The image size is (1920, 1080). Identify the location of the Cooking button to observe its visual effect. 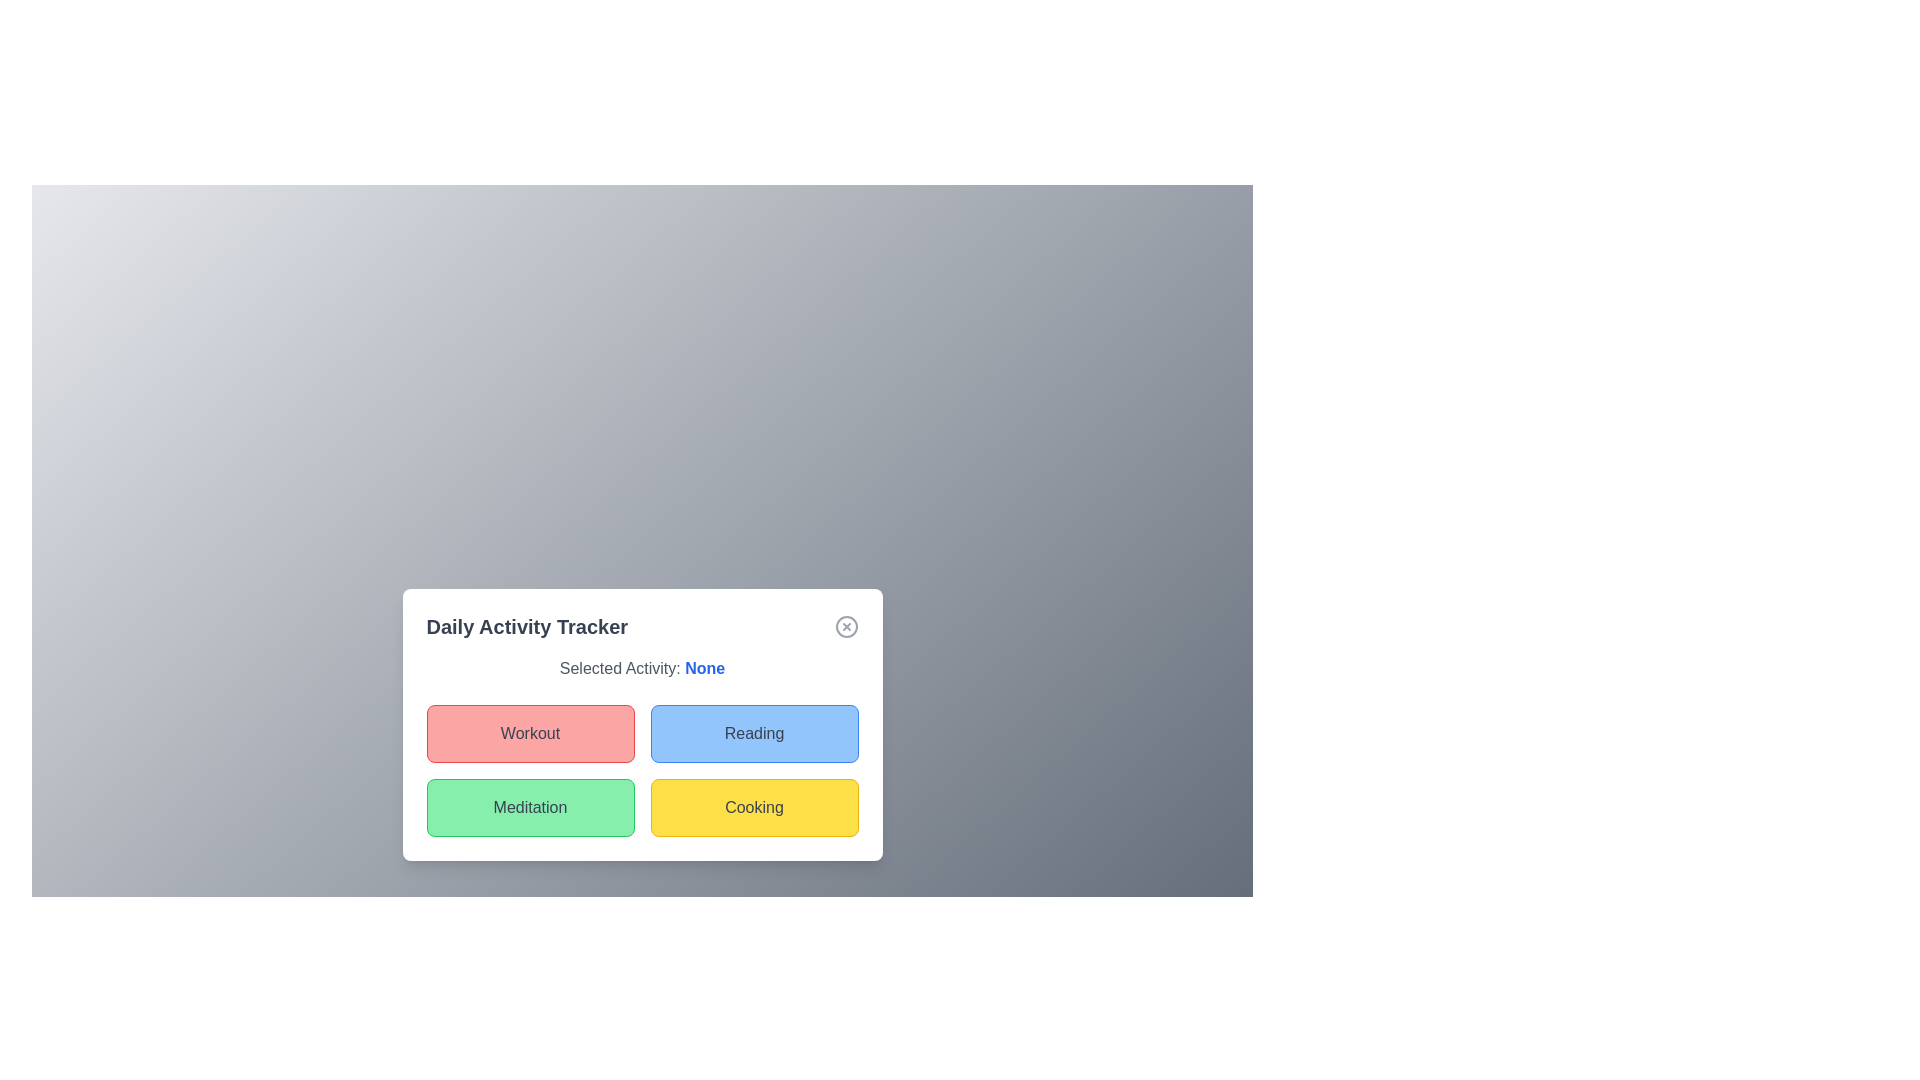
(753, 806).